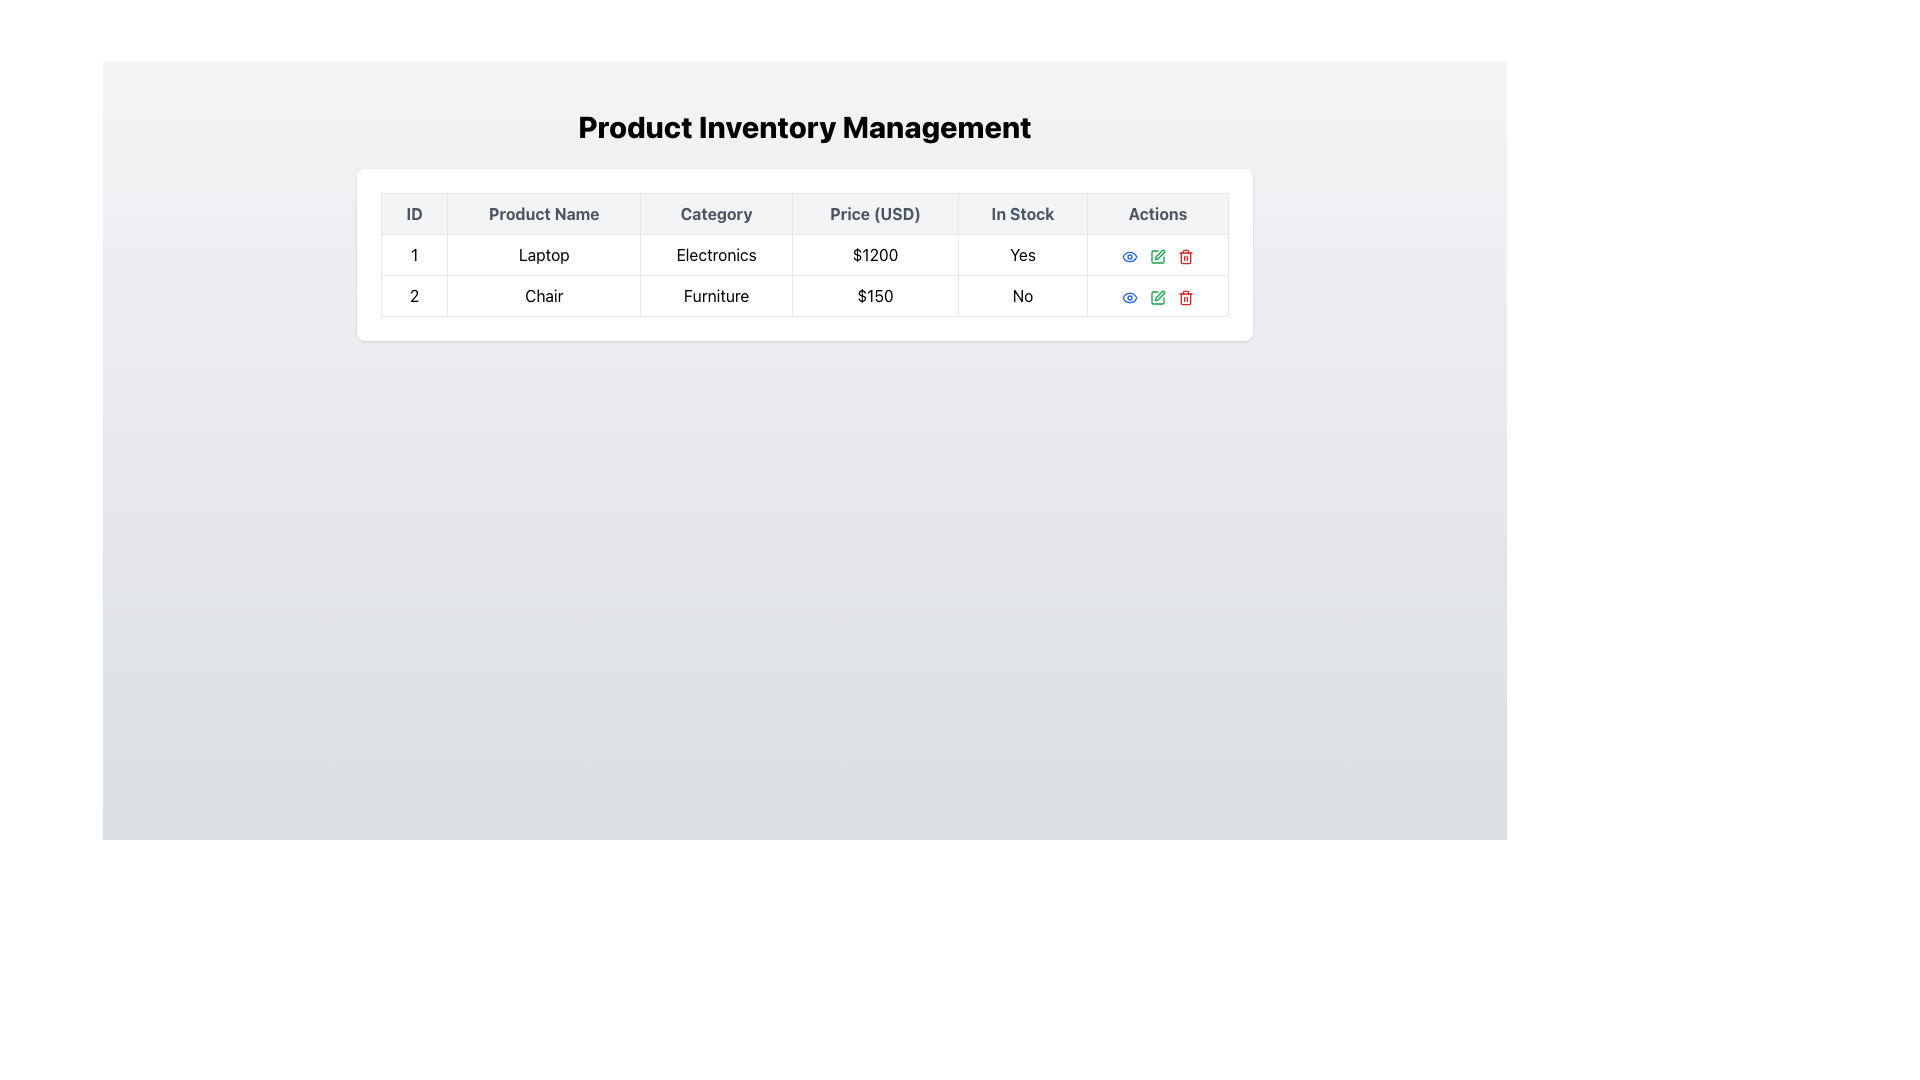  I want to click on the 'Out of Stock' label in the 'In Stock' column of the second row of the table, which indicates that the chair priced at $150 is not available, so click(1022, 296).